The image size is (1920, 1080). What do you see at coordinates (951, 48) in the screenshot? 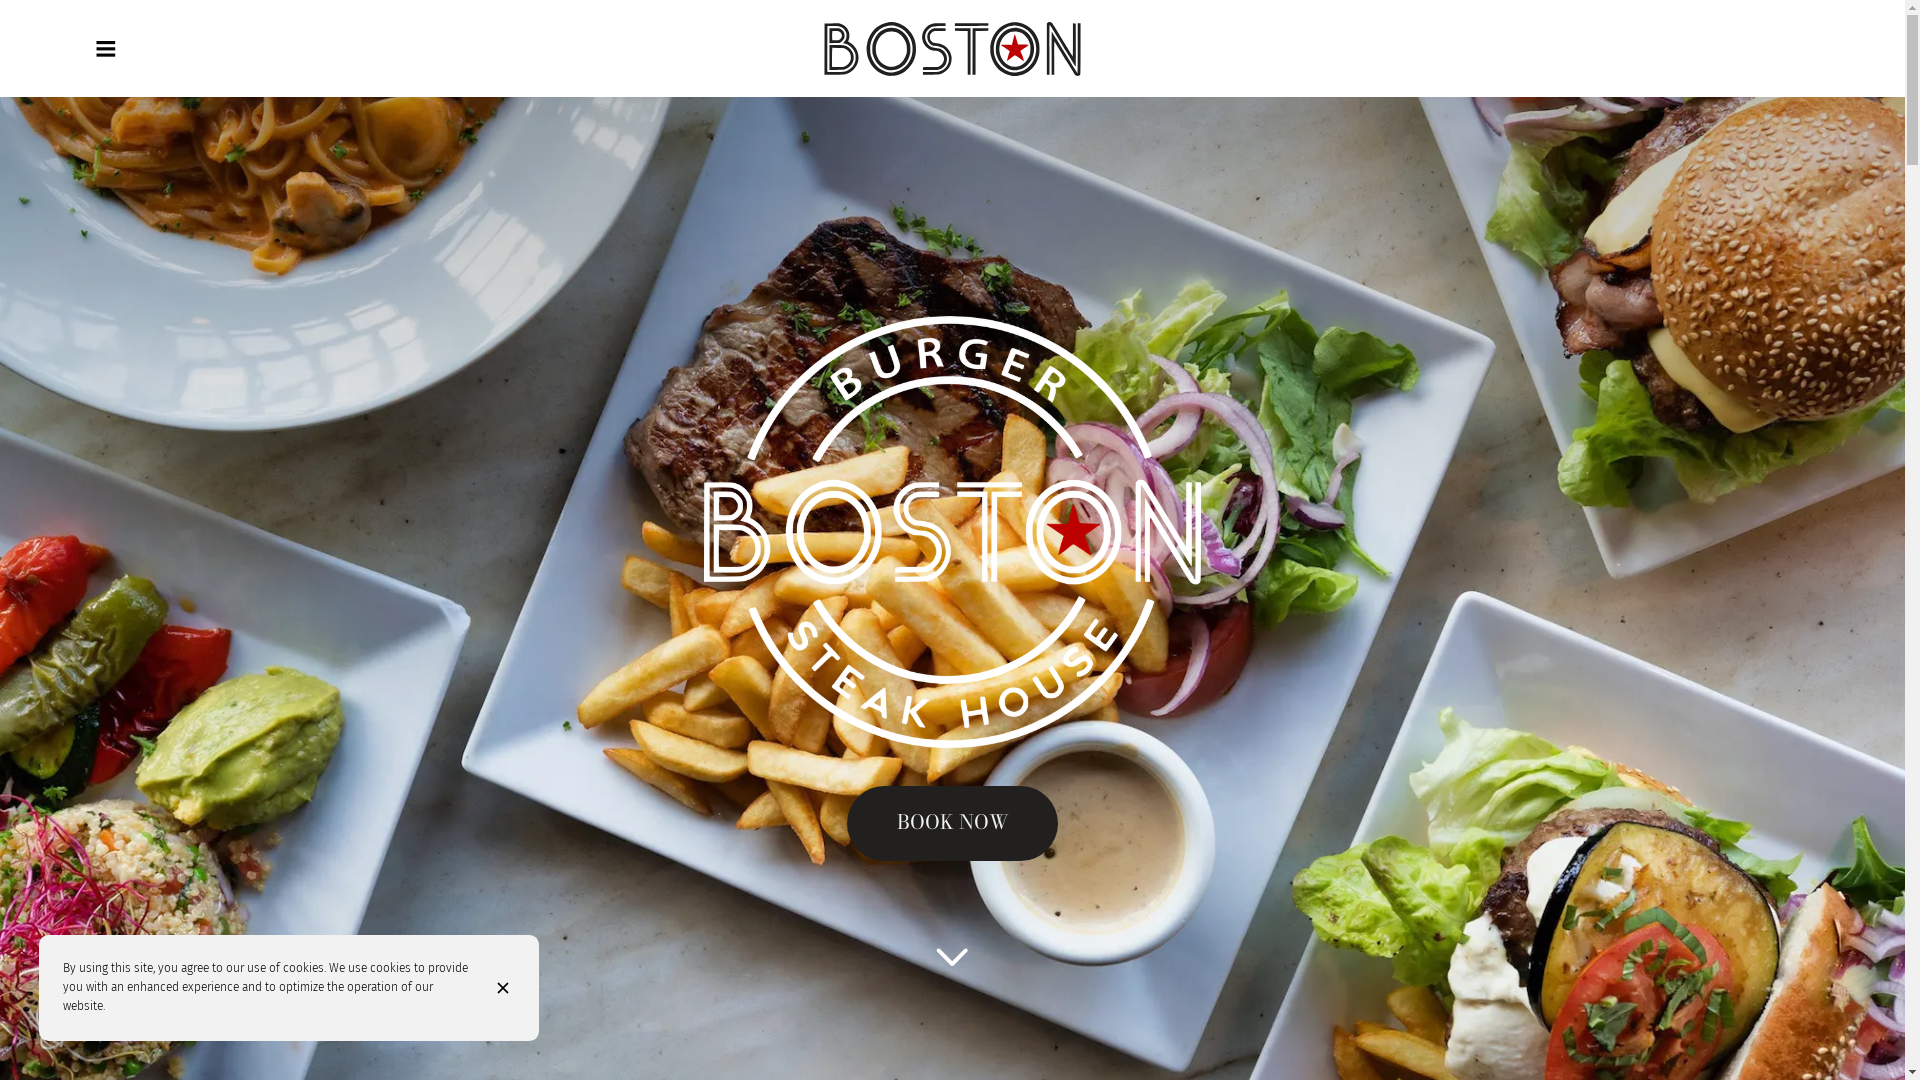
I see `'Logo of Boston Steak House'` at bounding box center [951, 48].